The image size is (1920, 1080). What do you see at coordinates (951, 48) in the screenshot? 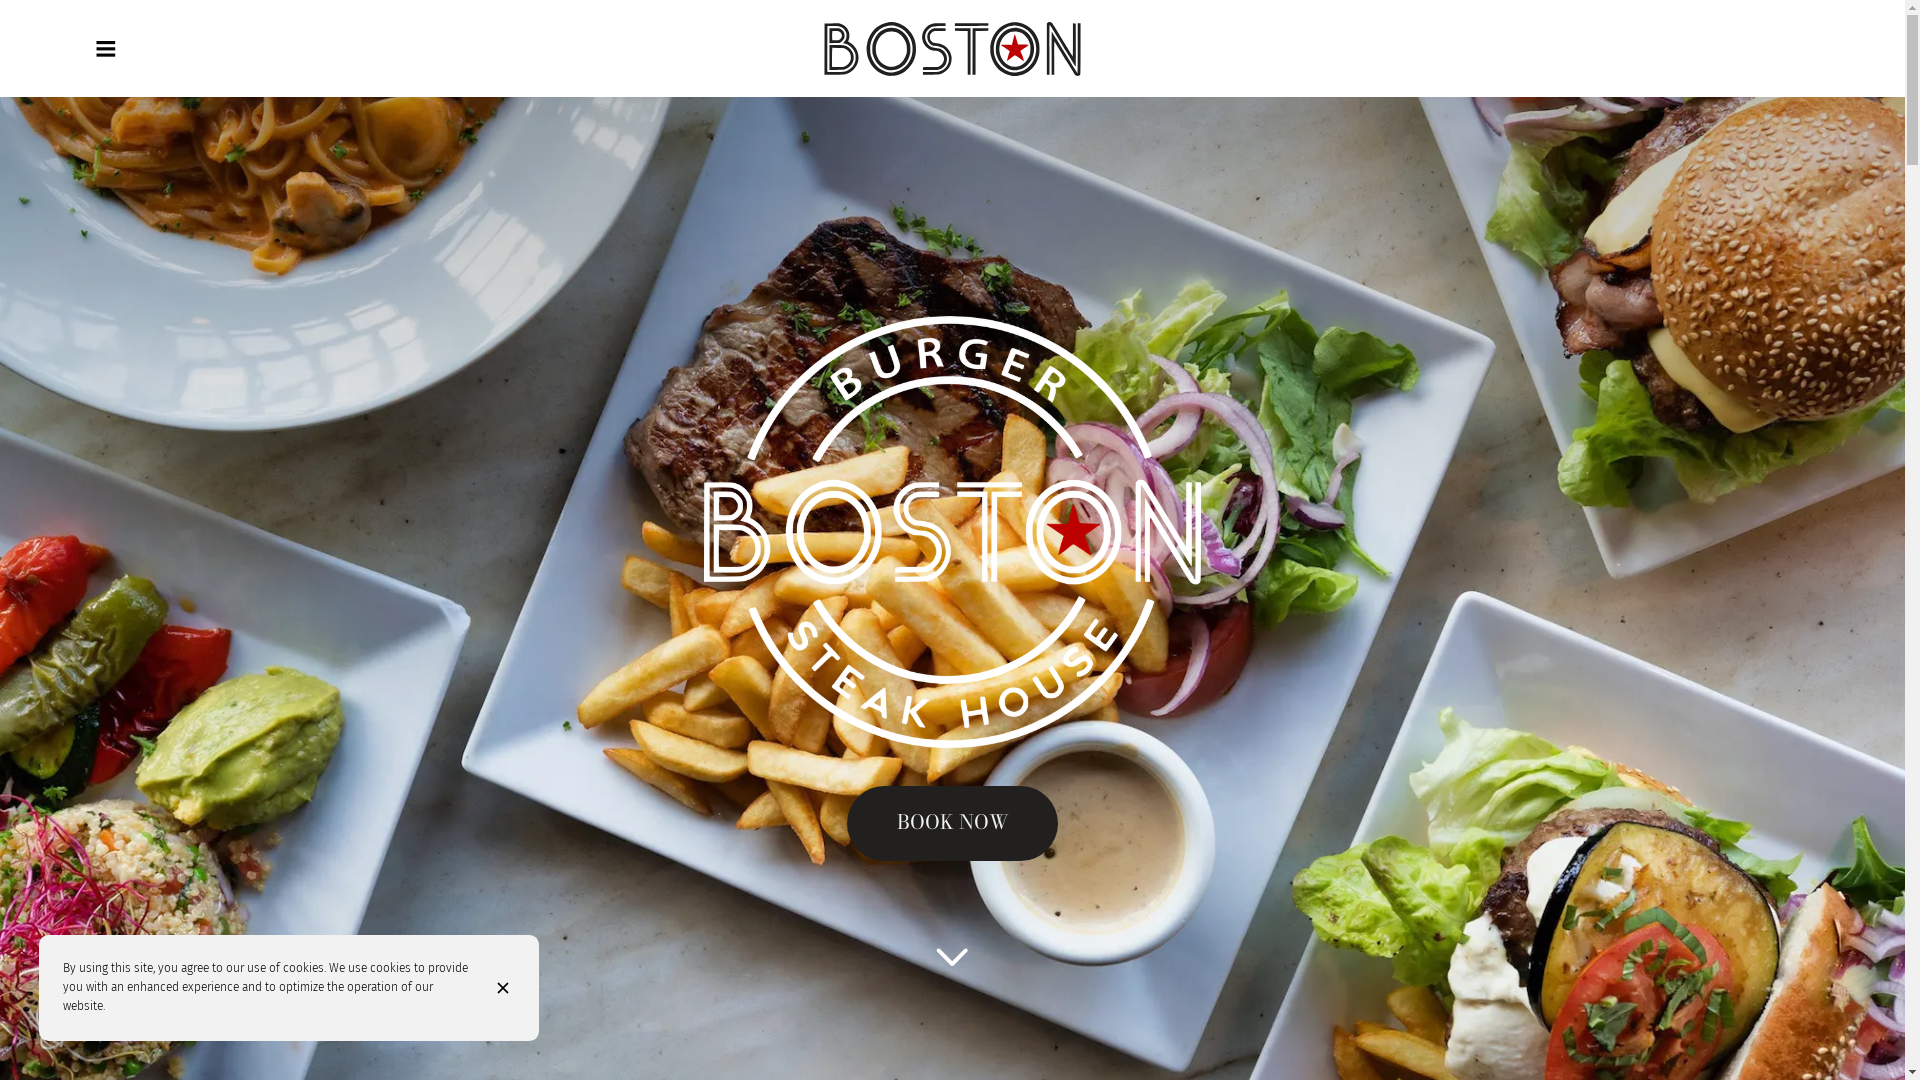
I see `'Logo of Boston Steak House'` at bounding box center [951, 48].